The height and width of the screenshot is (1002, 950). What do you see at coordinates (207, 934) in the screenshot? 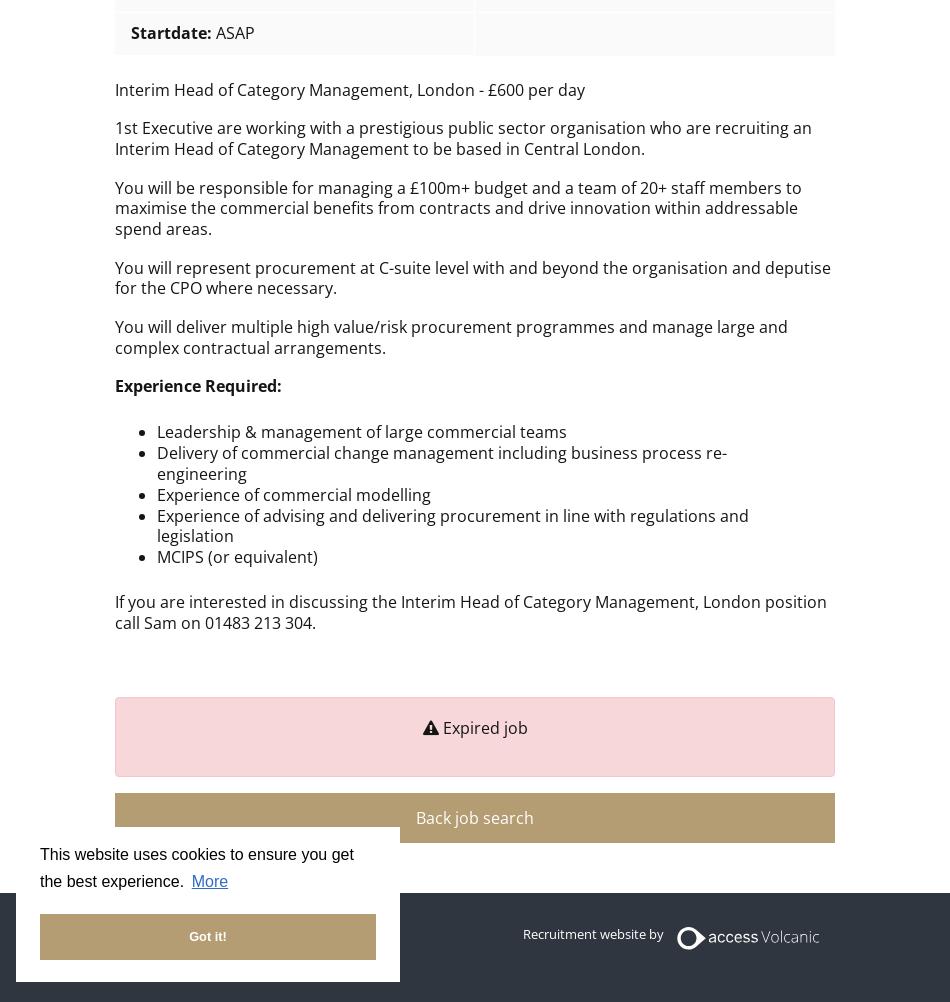
I see `'Got it!'` at bounding box center [207, 934].